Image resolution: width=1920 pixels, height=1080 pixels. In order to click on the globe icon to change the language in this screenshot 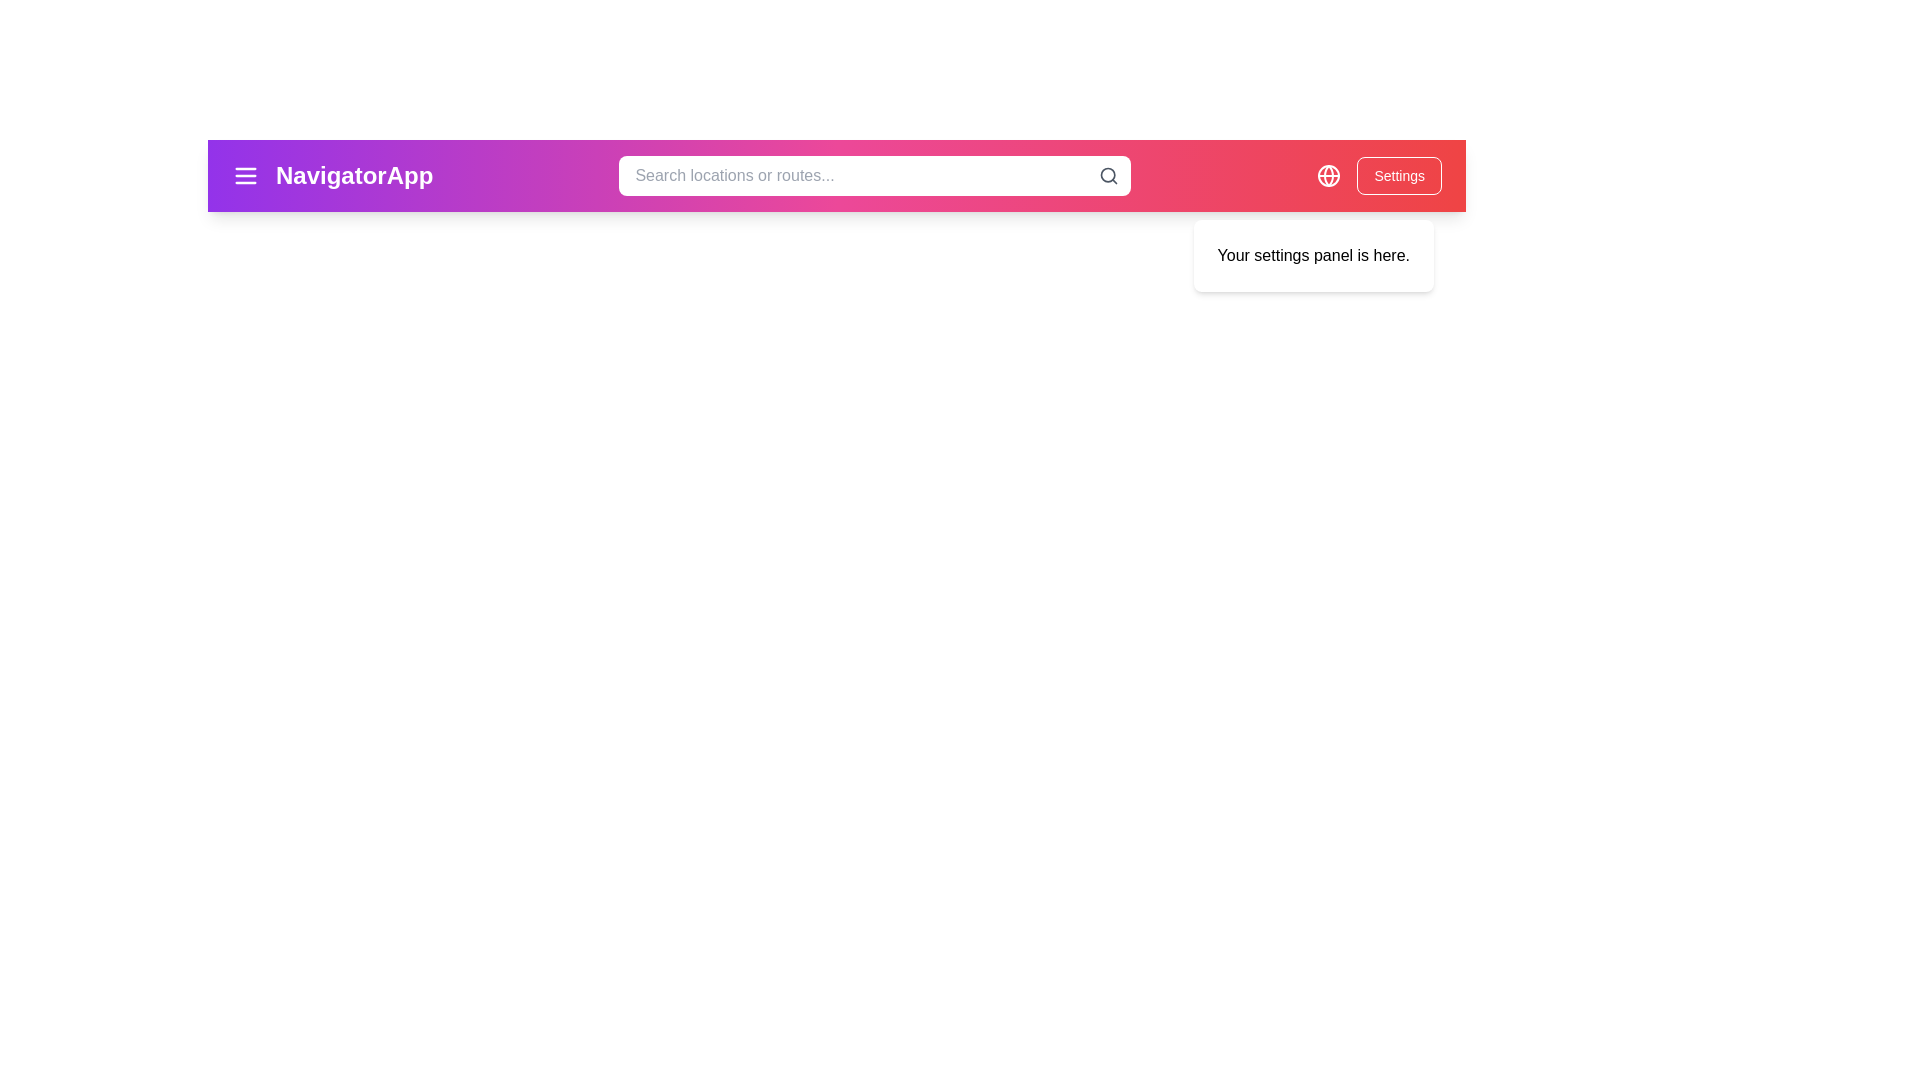, I will do `click(1329, 175)`.